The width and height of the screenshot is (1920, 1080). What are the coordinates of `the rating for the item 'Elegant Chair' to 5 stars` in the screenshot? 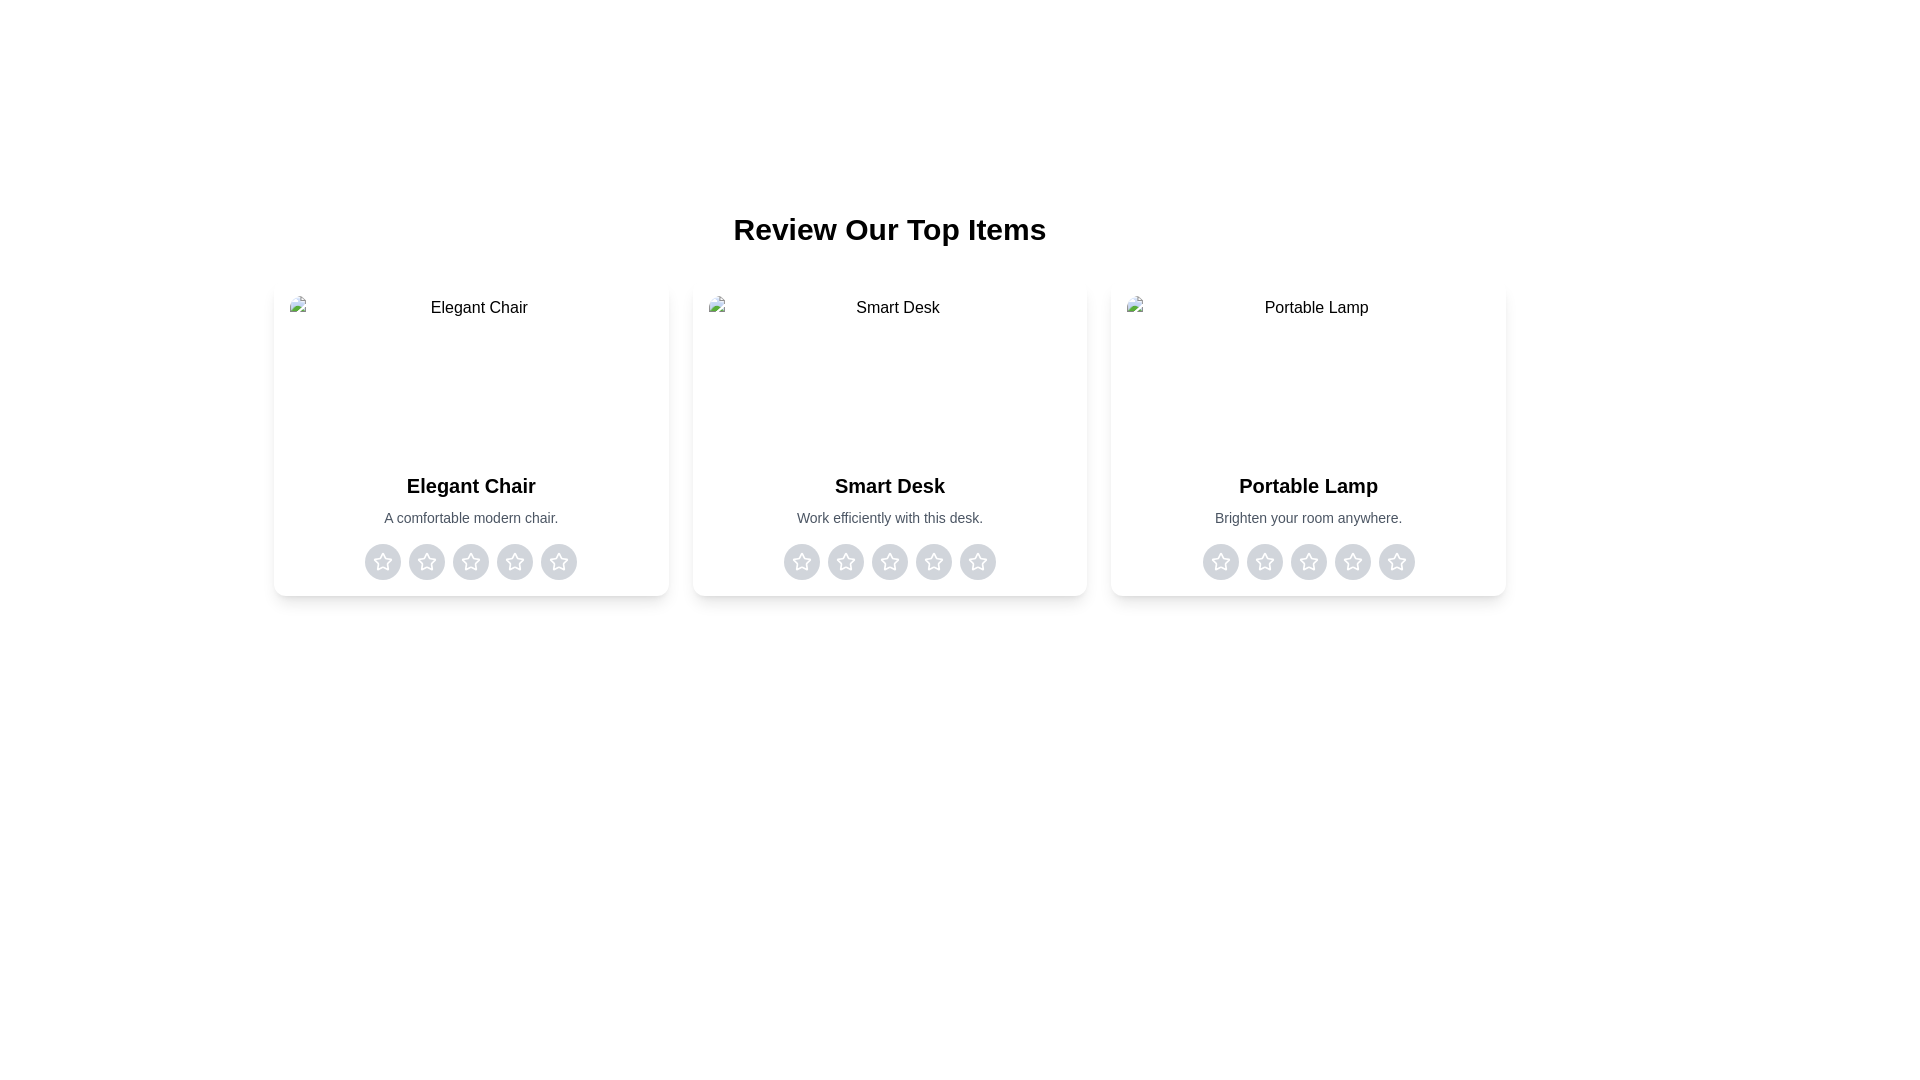 It's located at (558, 562).